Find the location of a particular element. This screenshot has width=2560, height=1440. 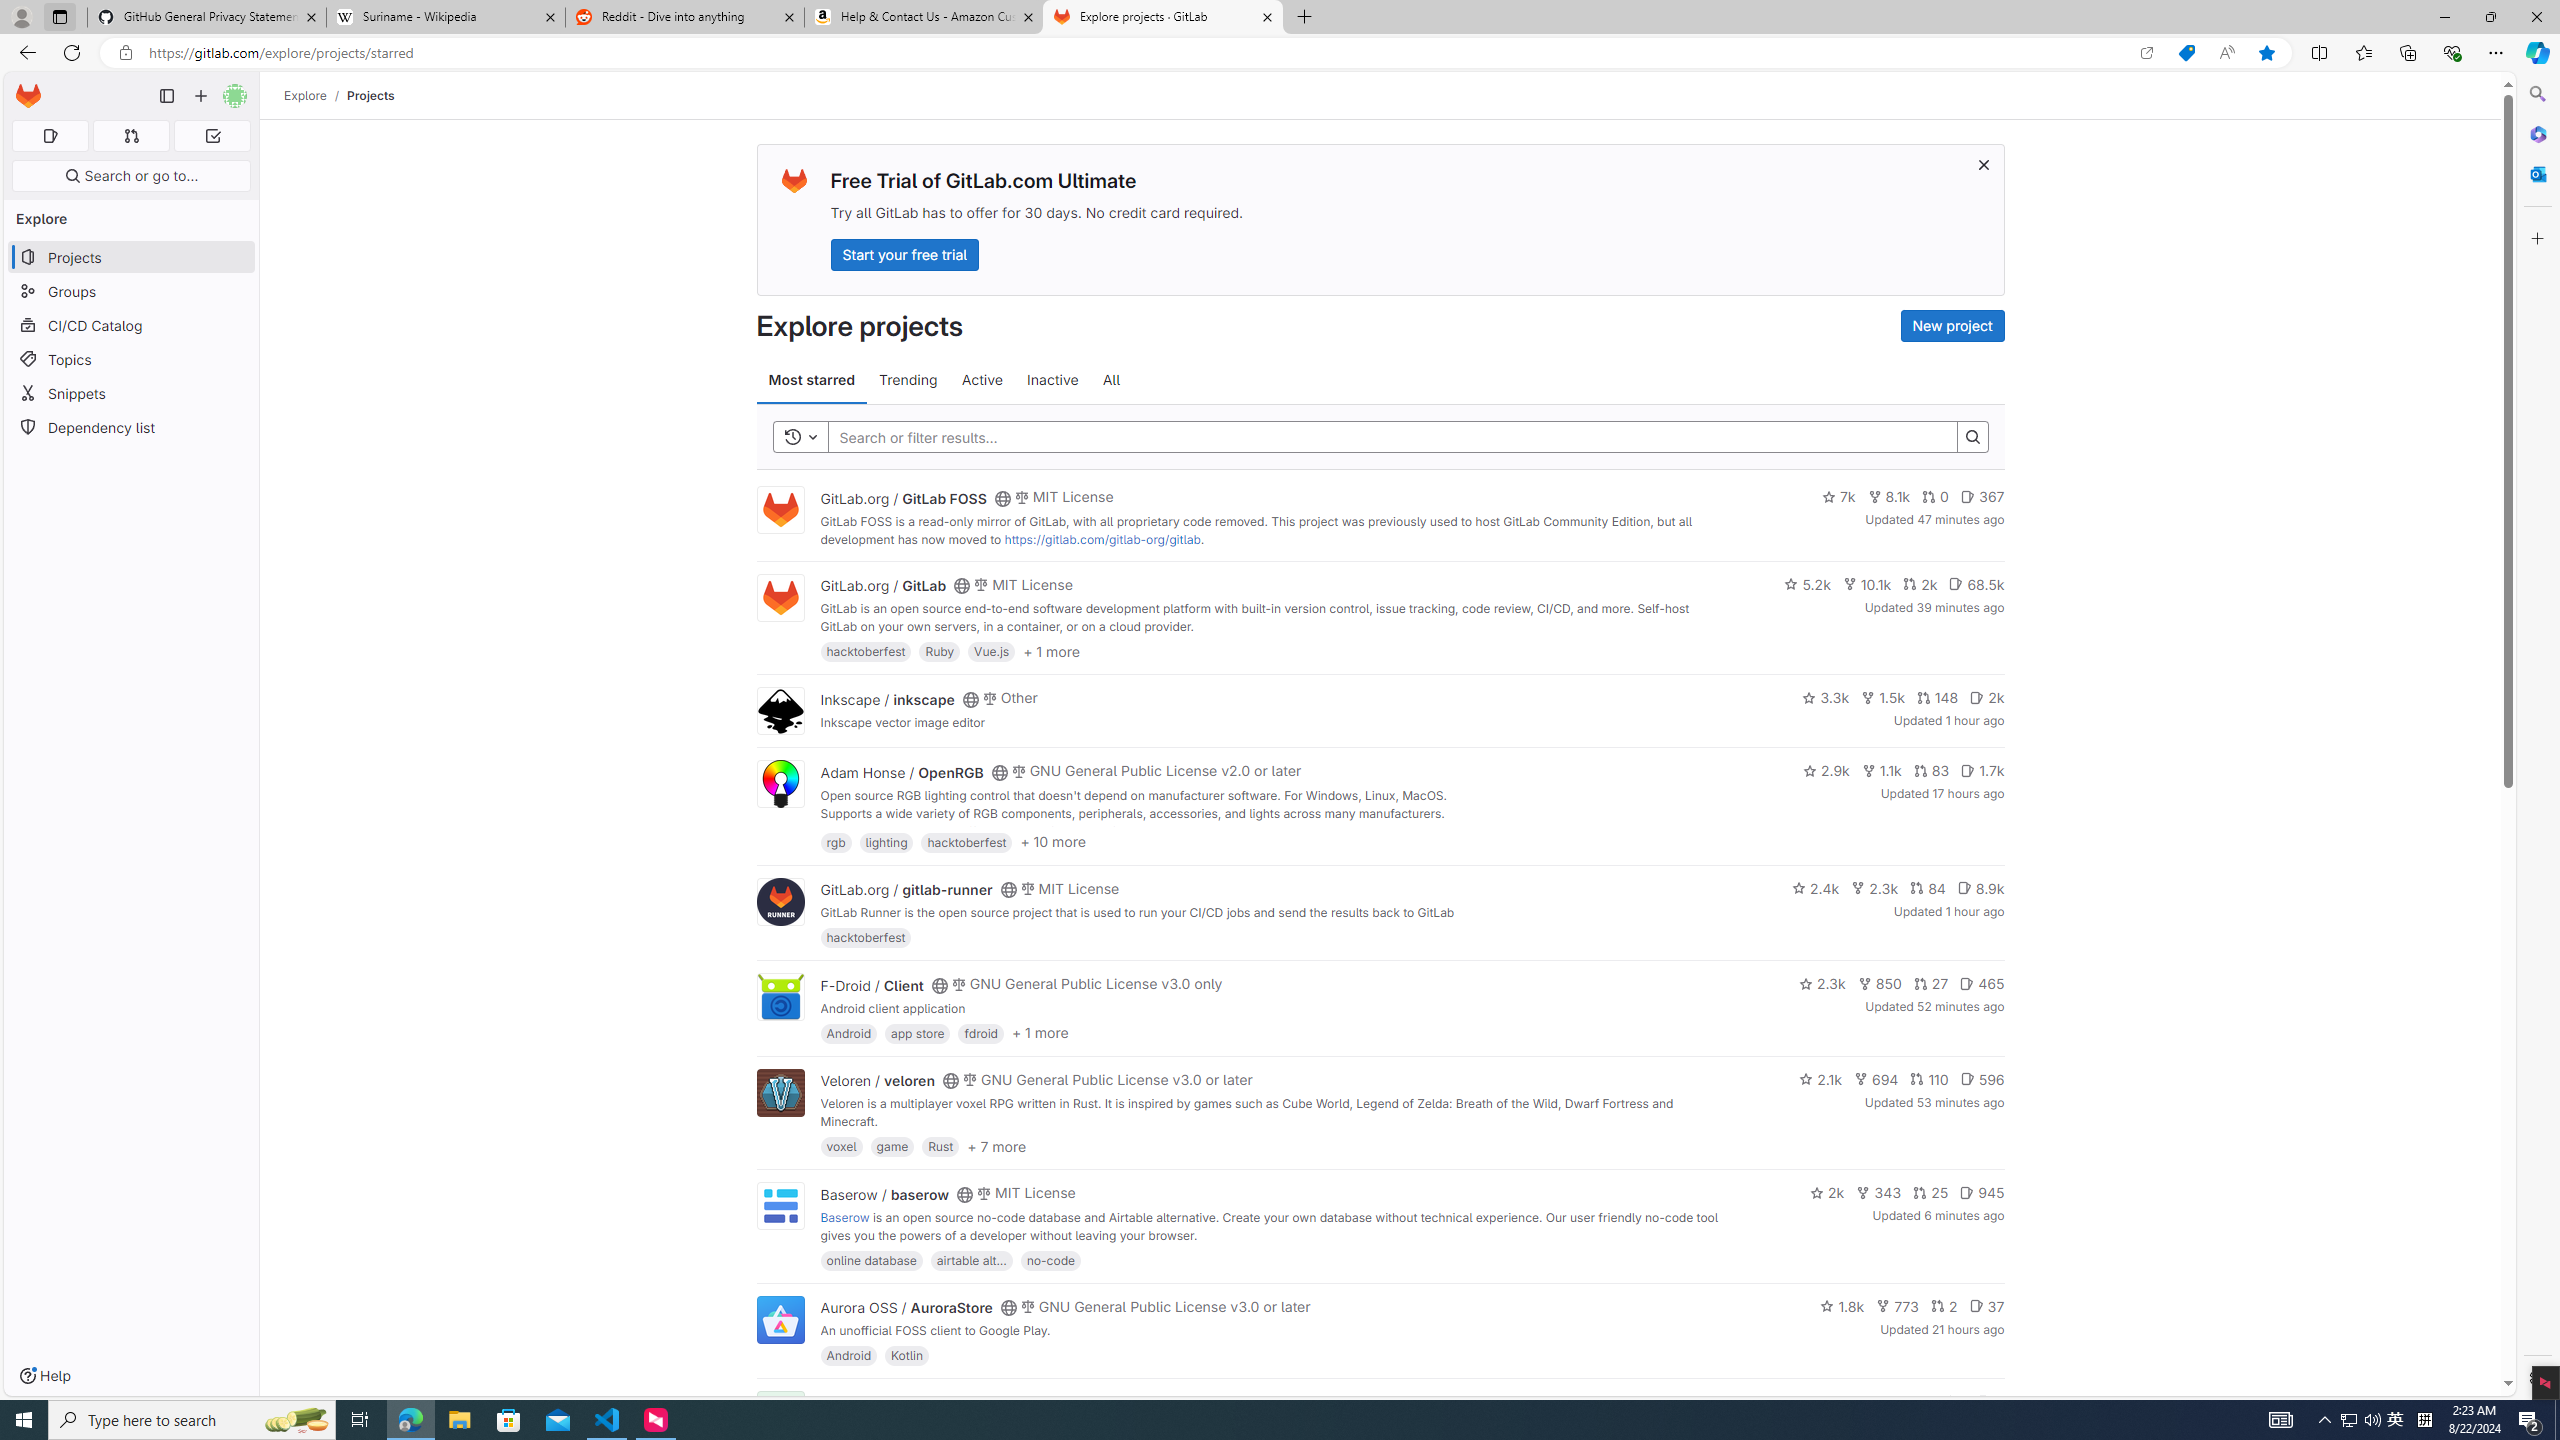

'airtable alt...' is located at coordinates (970, 1259).